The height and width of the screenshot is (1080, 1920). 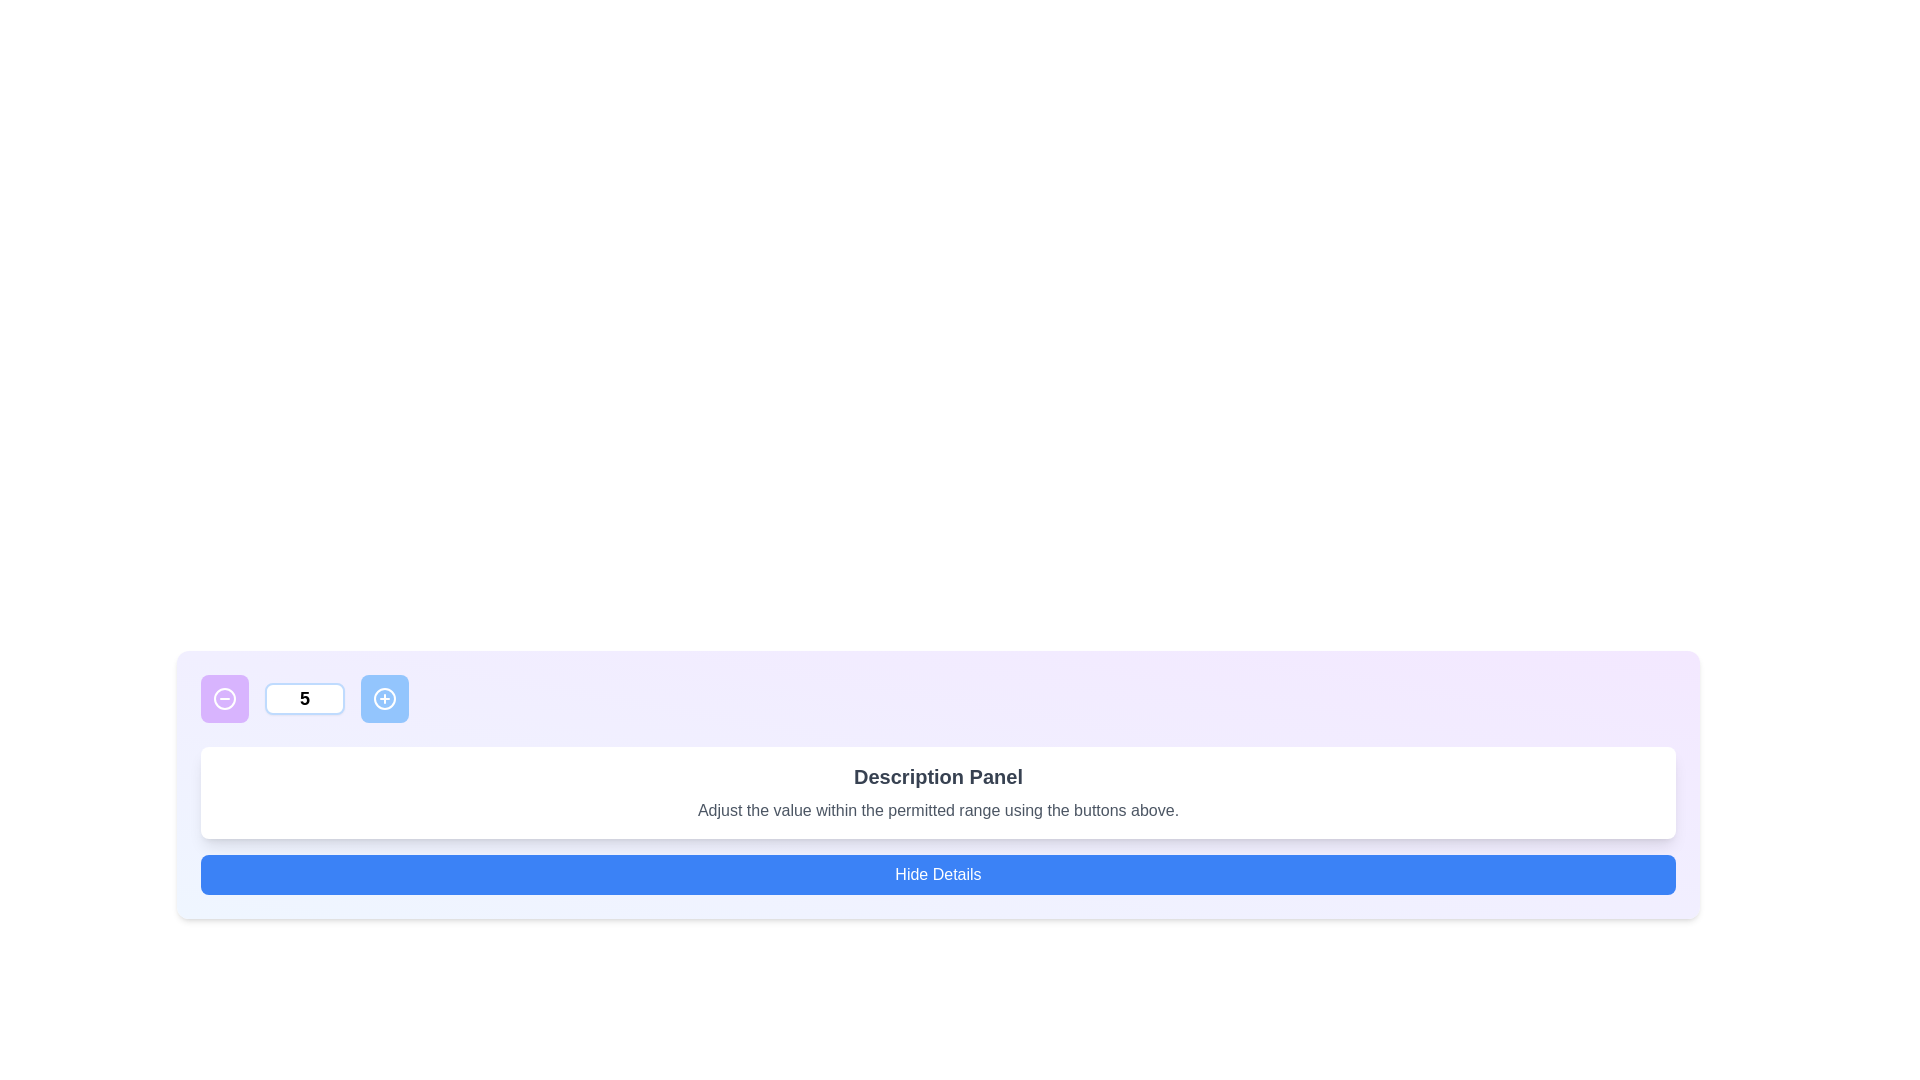 What do you see at coordinates (937, 874) in the screenshot?
I see `the rectangular button with a blue background and white text that reads 'Hide Details'` at bounding box center [937, 874].